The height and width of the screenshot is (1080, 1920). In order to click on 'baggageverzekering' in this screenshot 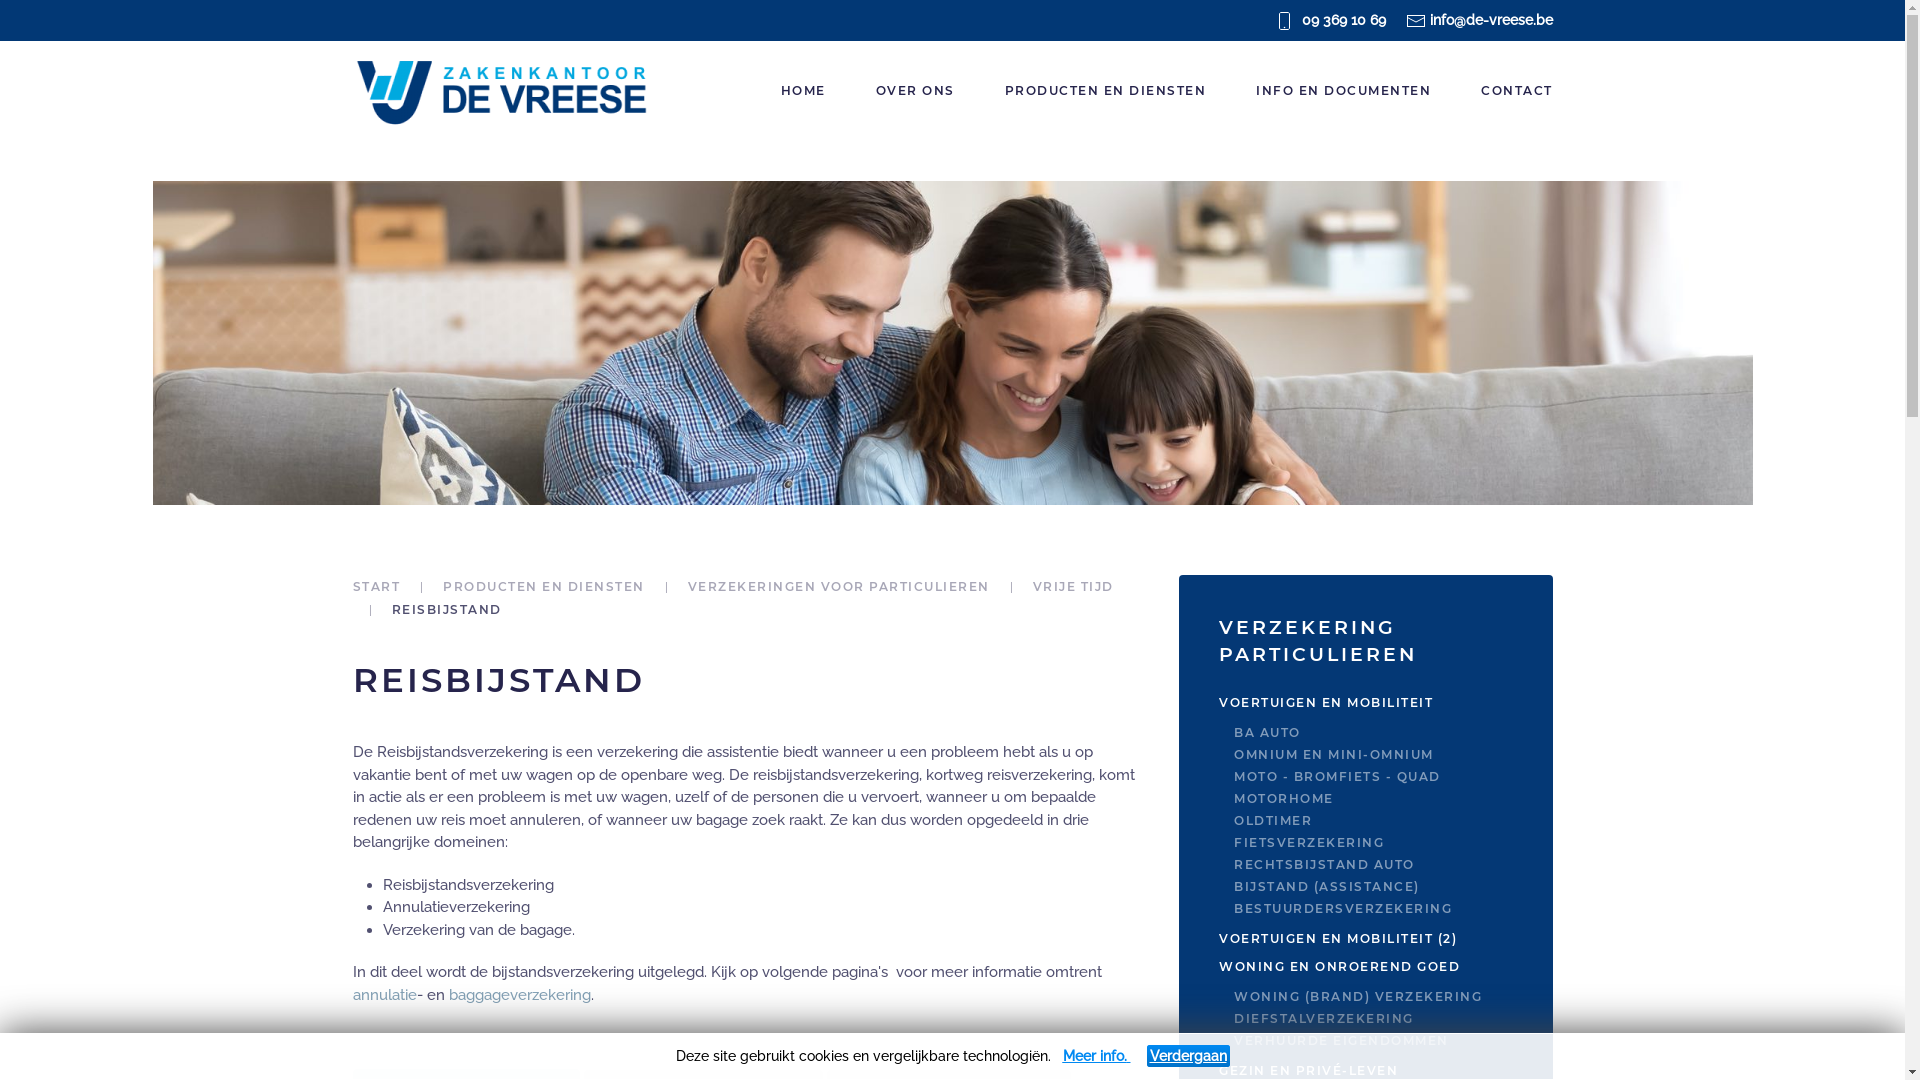, I will do `click(518, 995)`.